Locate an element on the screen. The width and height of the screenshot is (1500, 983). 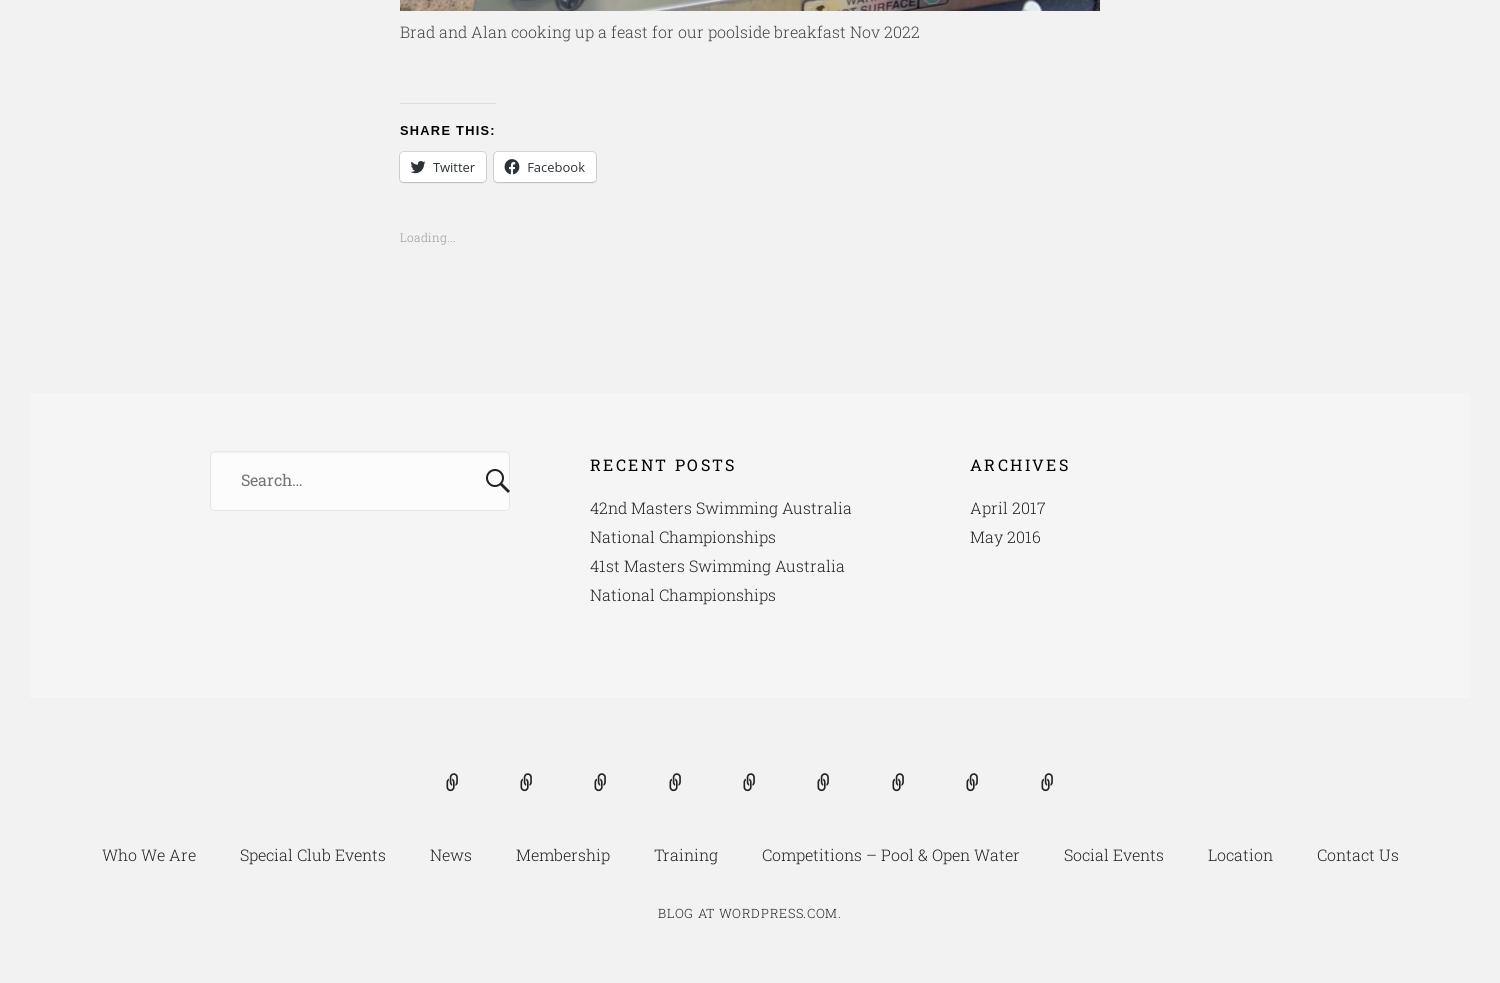
'Competitions – Pool & Open Water' is located at coordinates (889, 854).